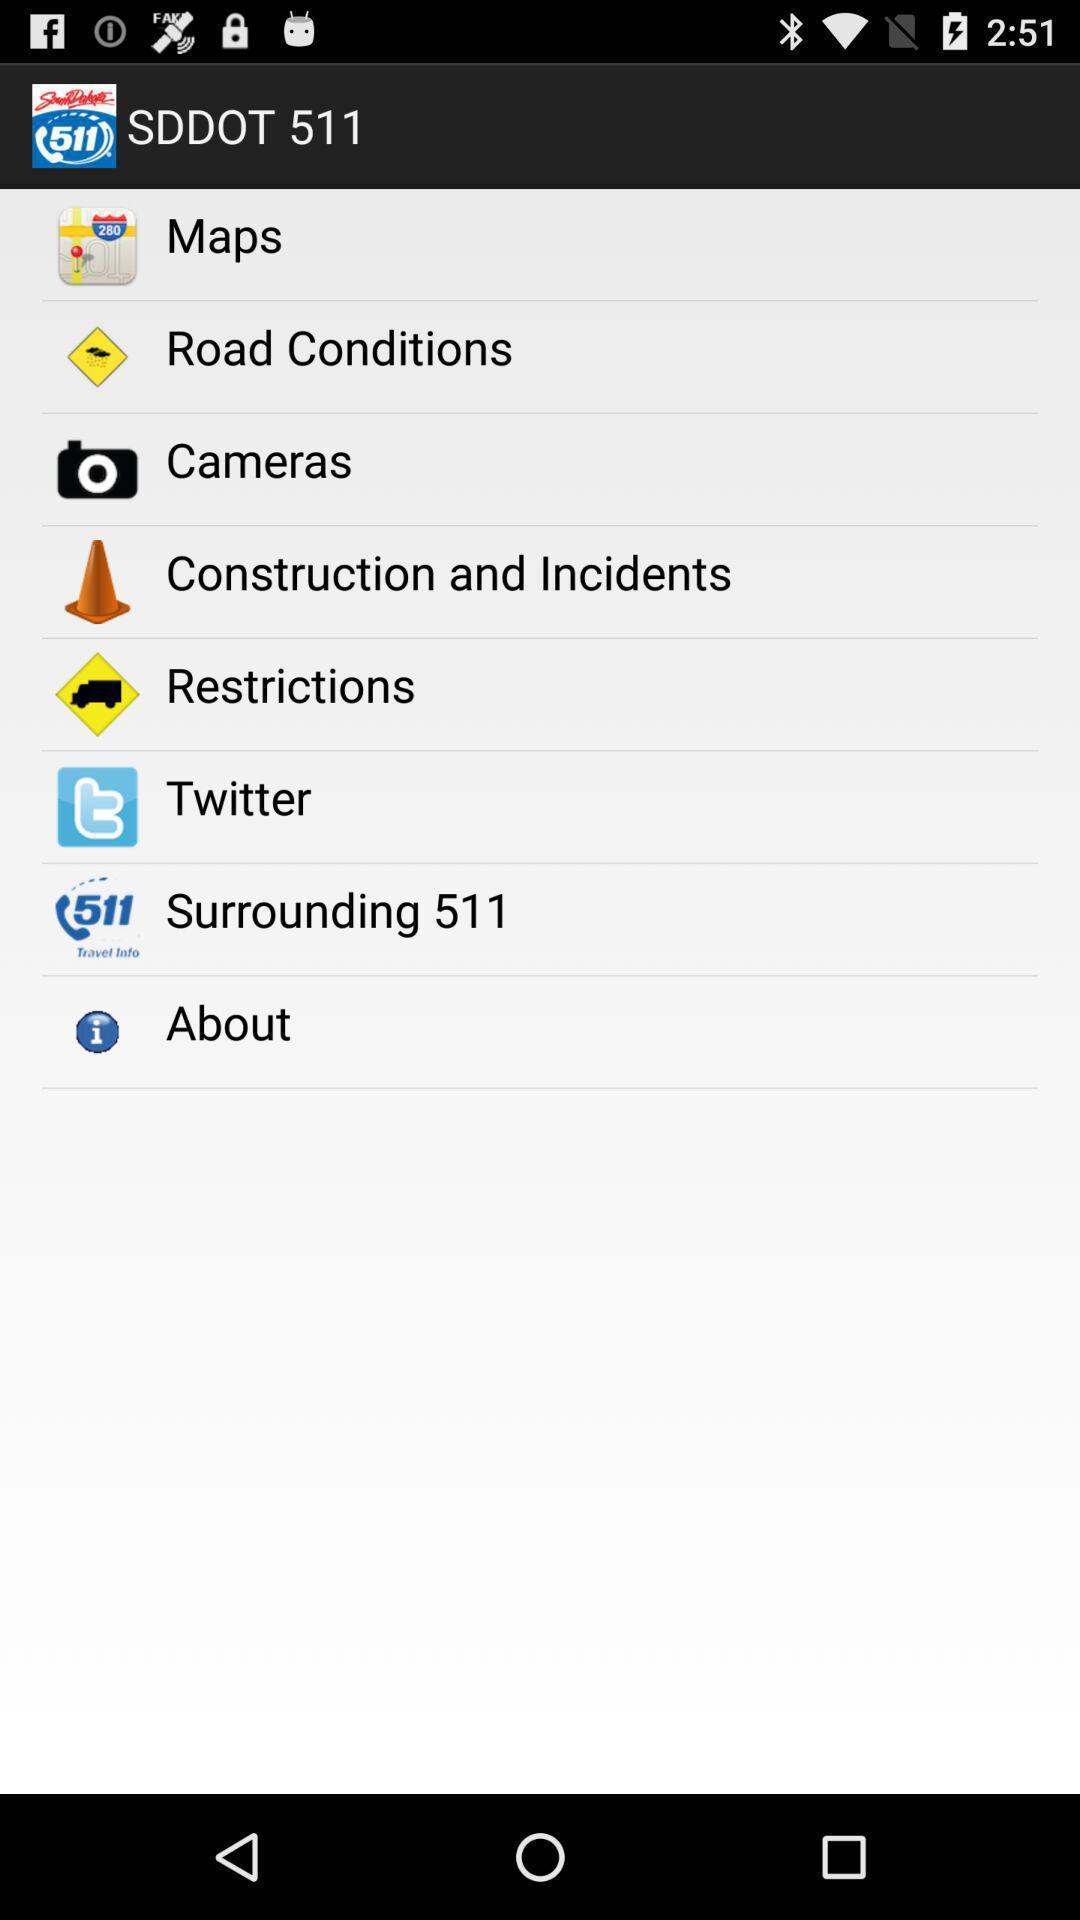 The image size is (1080, 1920). What do you see at coordinates (338, 346) in the screenshot?
I see `the road conditions item` at bounding box center [338, 346].